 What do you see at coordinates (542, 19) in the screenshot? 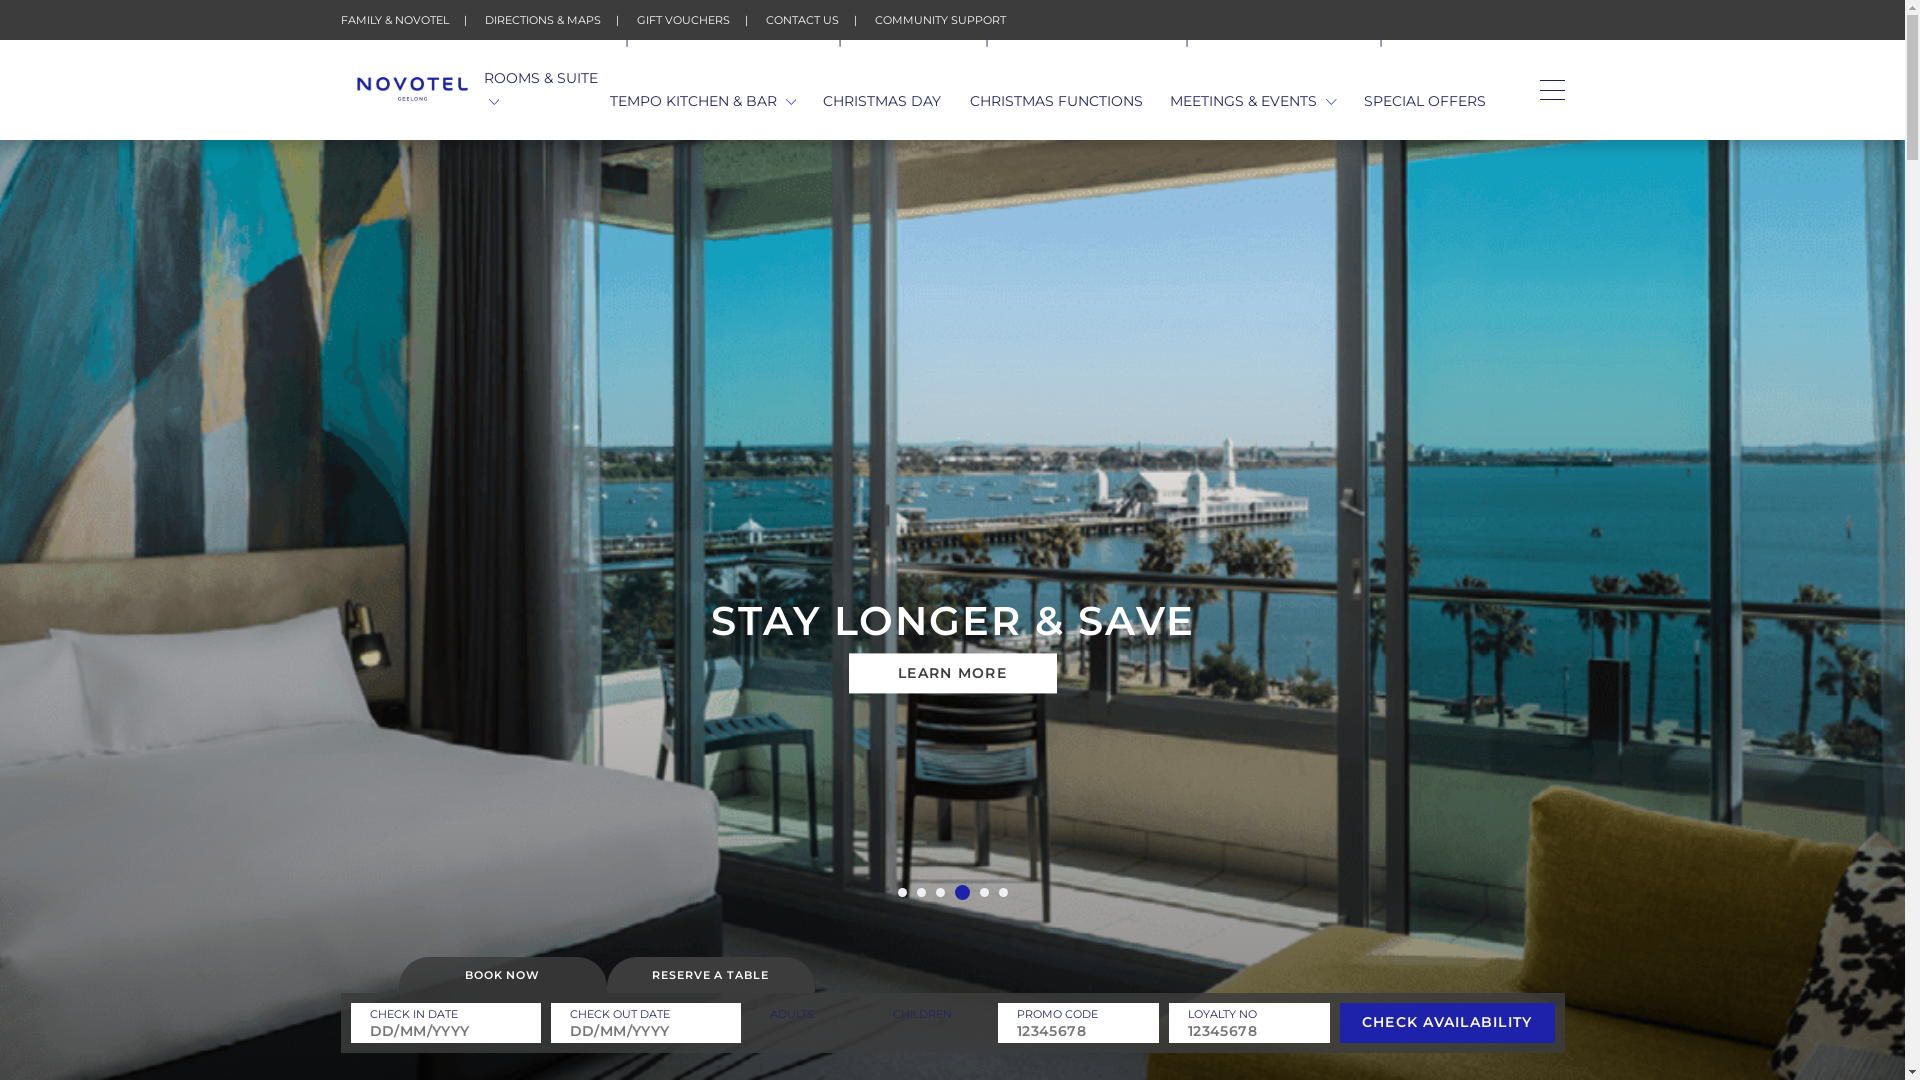
I see `'DIRECTIONS & MAPS'` at bounding box center [542, 19].